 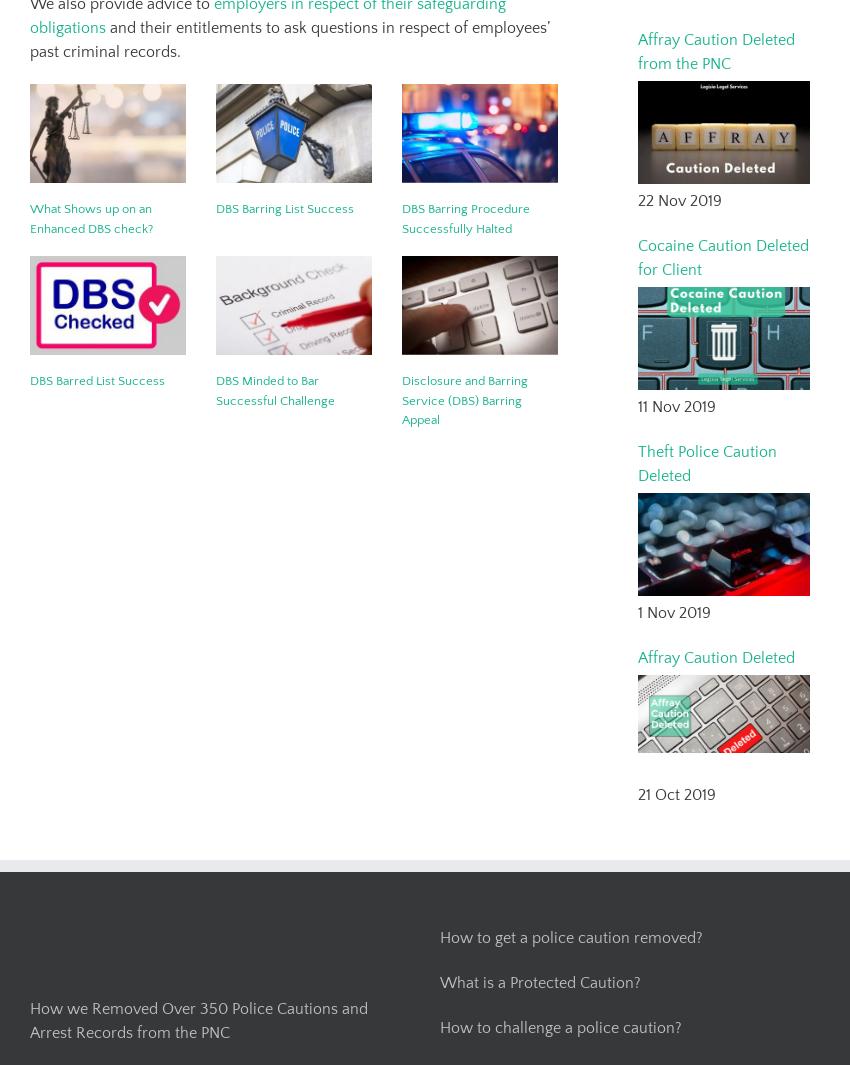 What do you see at coordinates (90, 217) in the screenshot?
I see `'What Shows up on an Enhanced DBS check?'` at bounding box center [90, 217].